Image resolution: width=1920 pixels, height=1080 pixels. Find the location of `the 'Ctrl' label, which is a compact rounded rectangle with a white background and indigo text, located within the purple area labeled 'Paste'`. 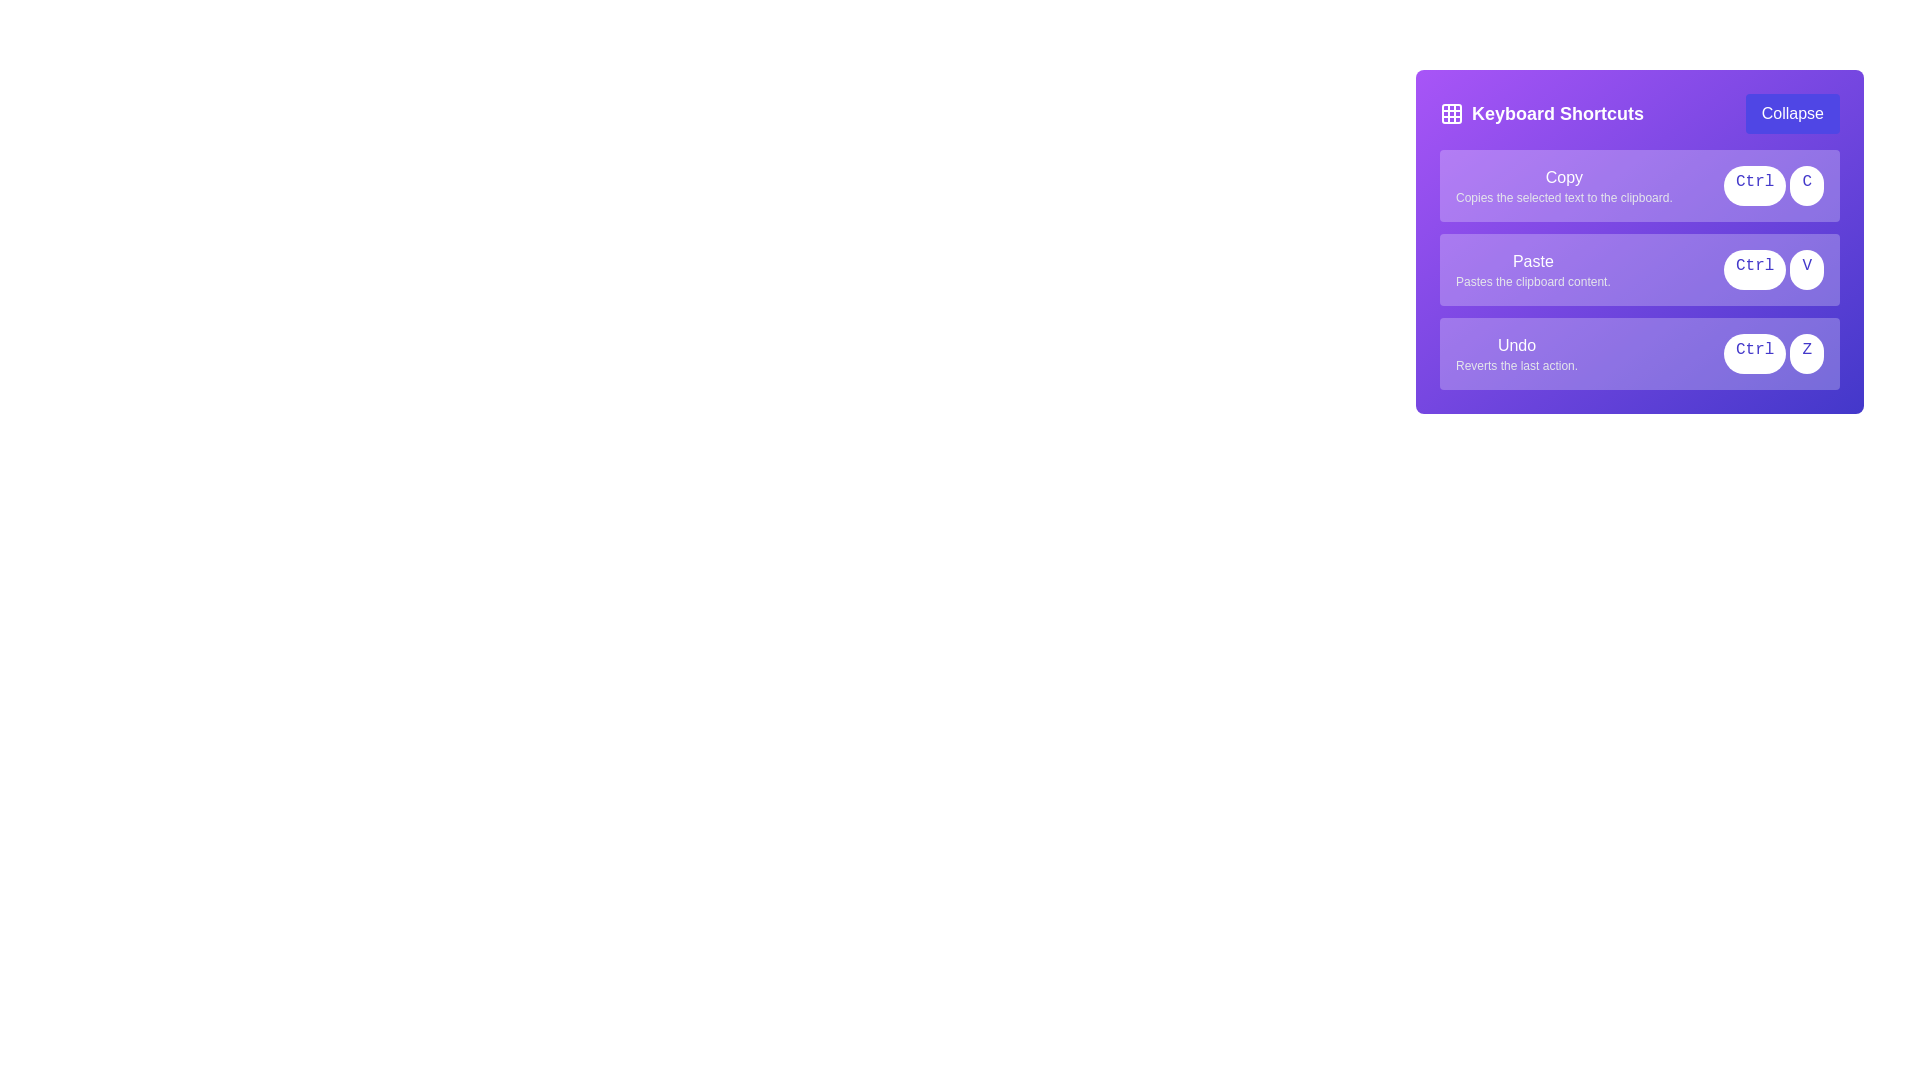

the 'Ctrl' label, which is a compact rounded rectangle with a white background and indigo text, located within the purple area labeled 'Paste' is located at coordinates (1754, 270).